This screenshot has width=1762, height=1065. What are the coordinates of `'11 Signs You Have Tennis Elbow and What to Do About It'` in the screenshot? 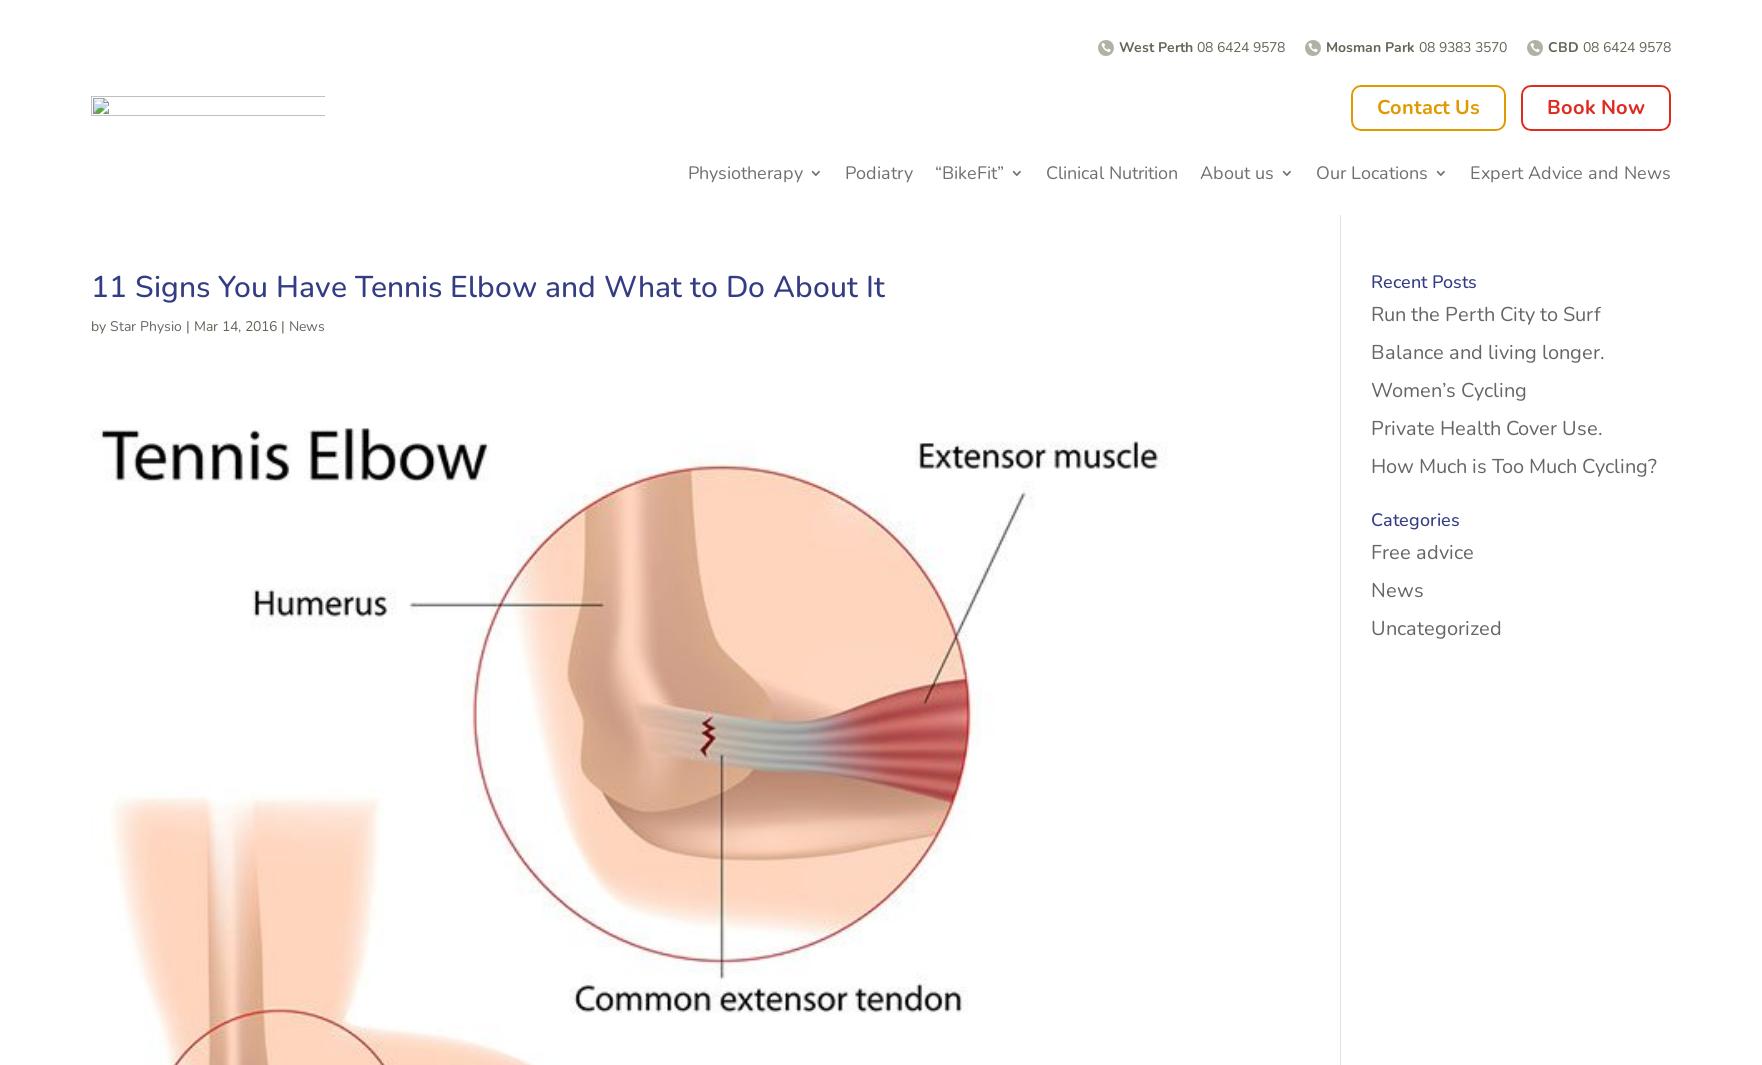 It's located at (487, 286).